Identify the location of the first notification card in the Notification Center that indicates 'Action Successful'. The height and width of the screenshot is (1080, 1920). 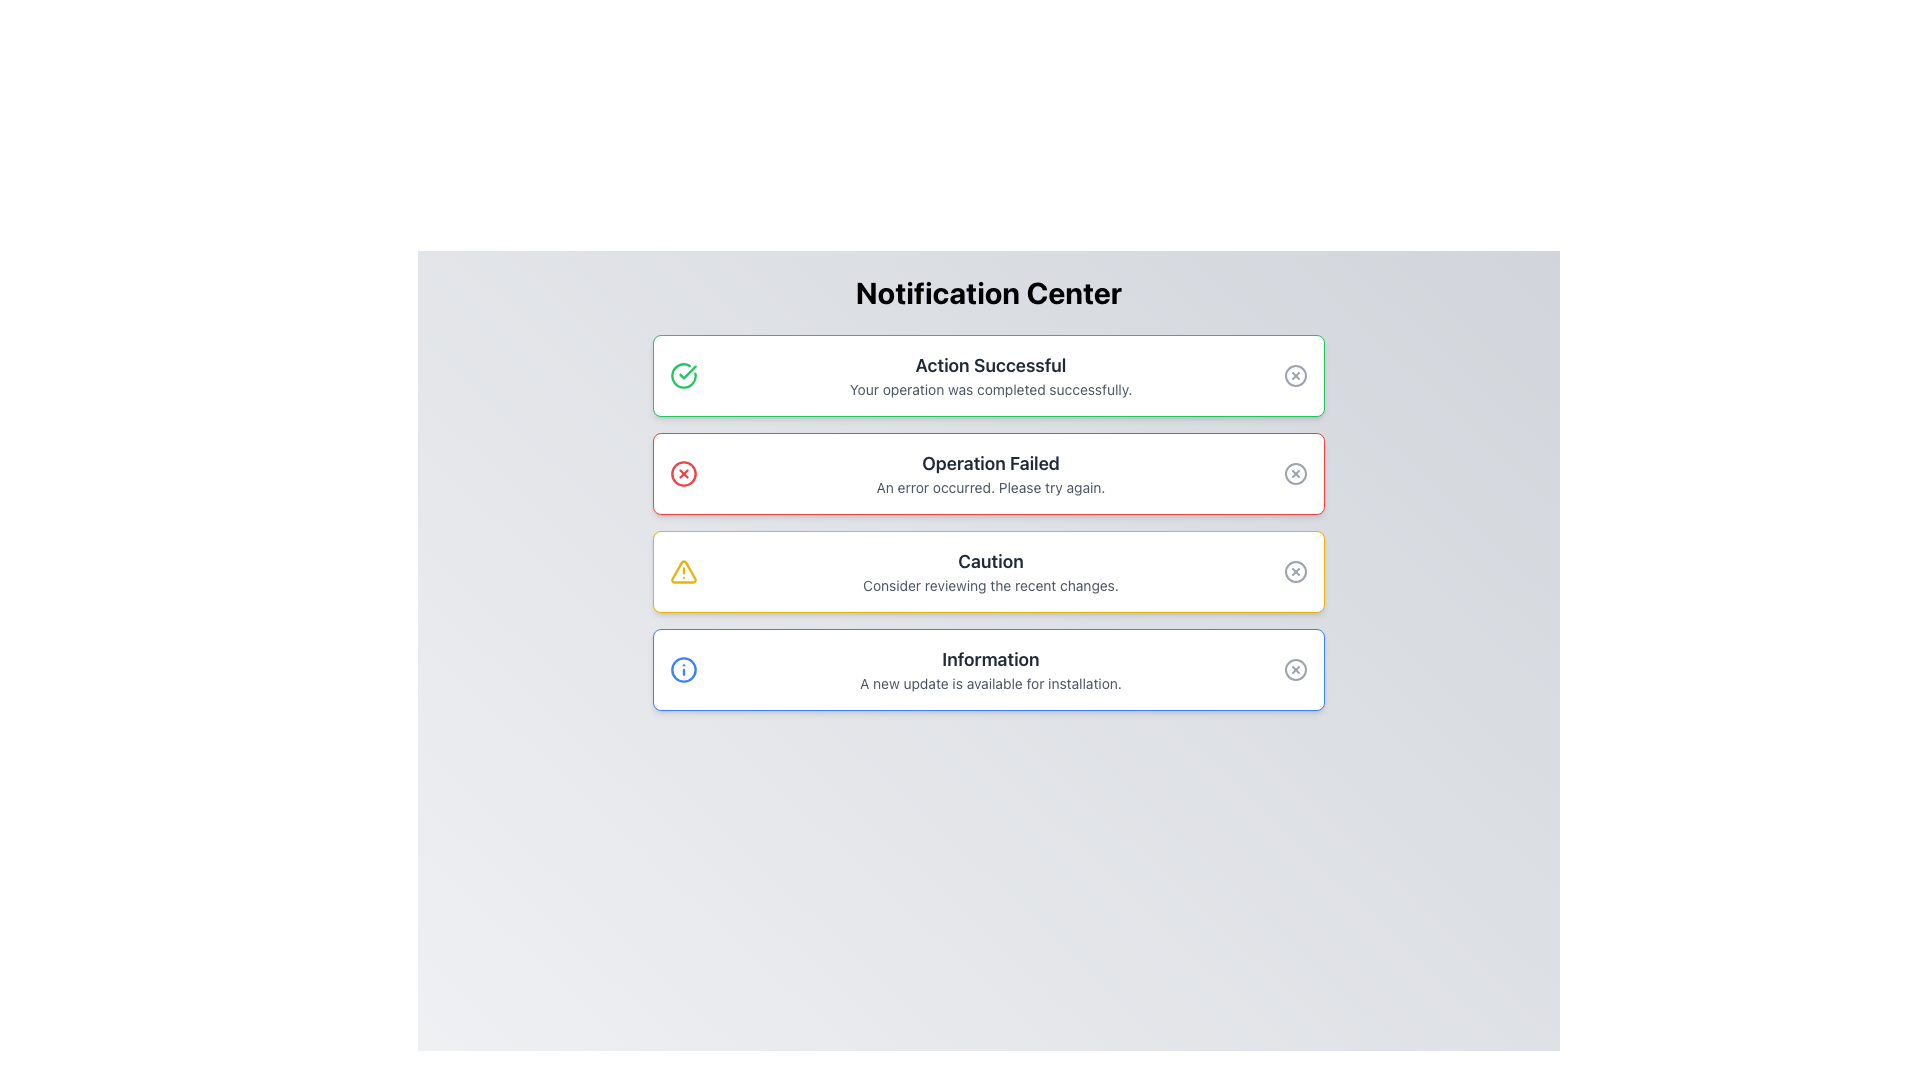
(988, 375).